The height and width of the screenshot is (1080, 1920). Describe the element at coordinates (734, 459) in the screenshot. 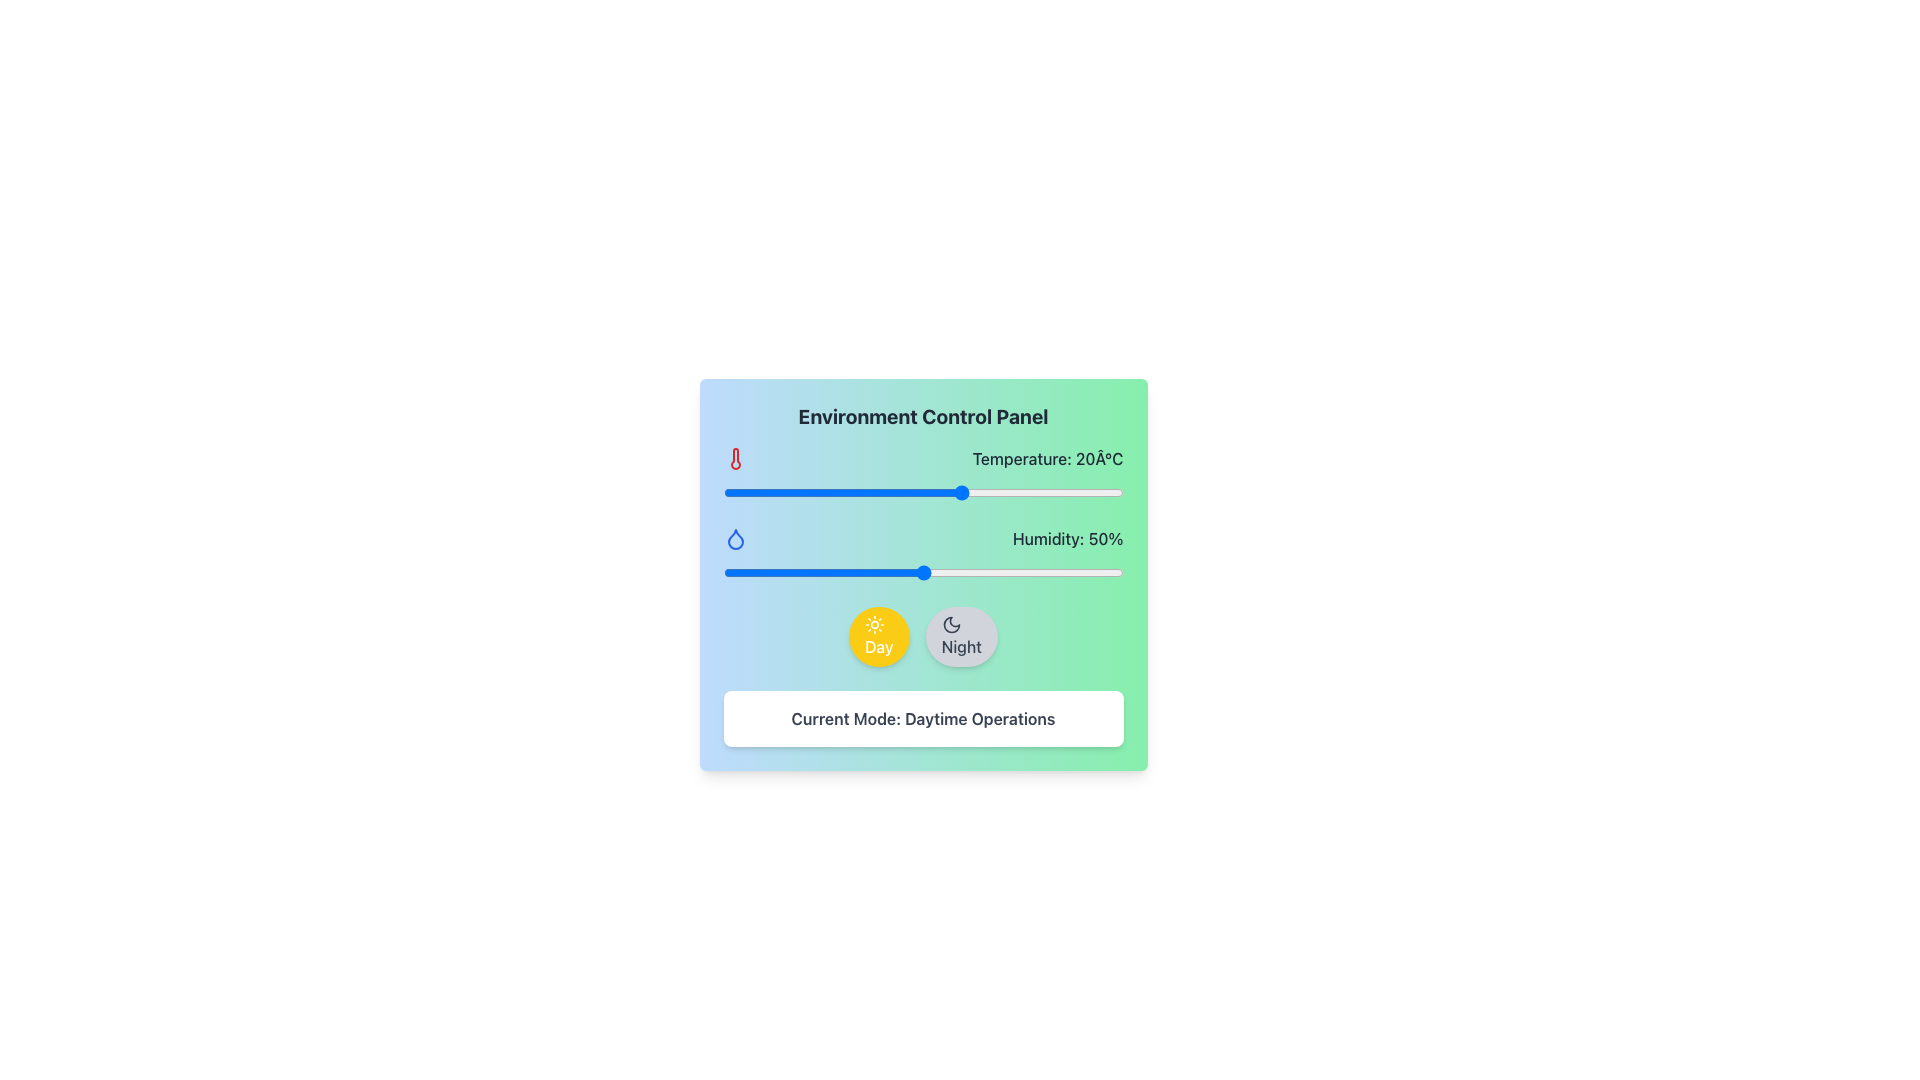

I see `the red-colored thermometer icon located in the 'Temperature' section, which precedes the text 'Temperature: 20°C'` at that location.